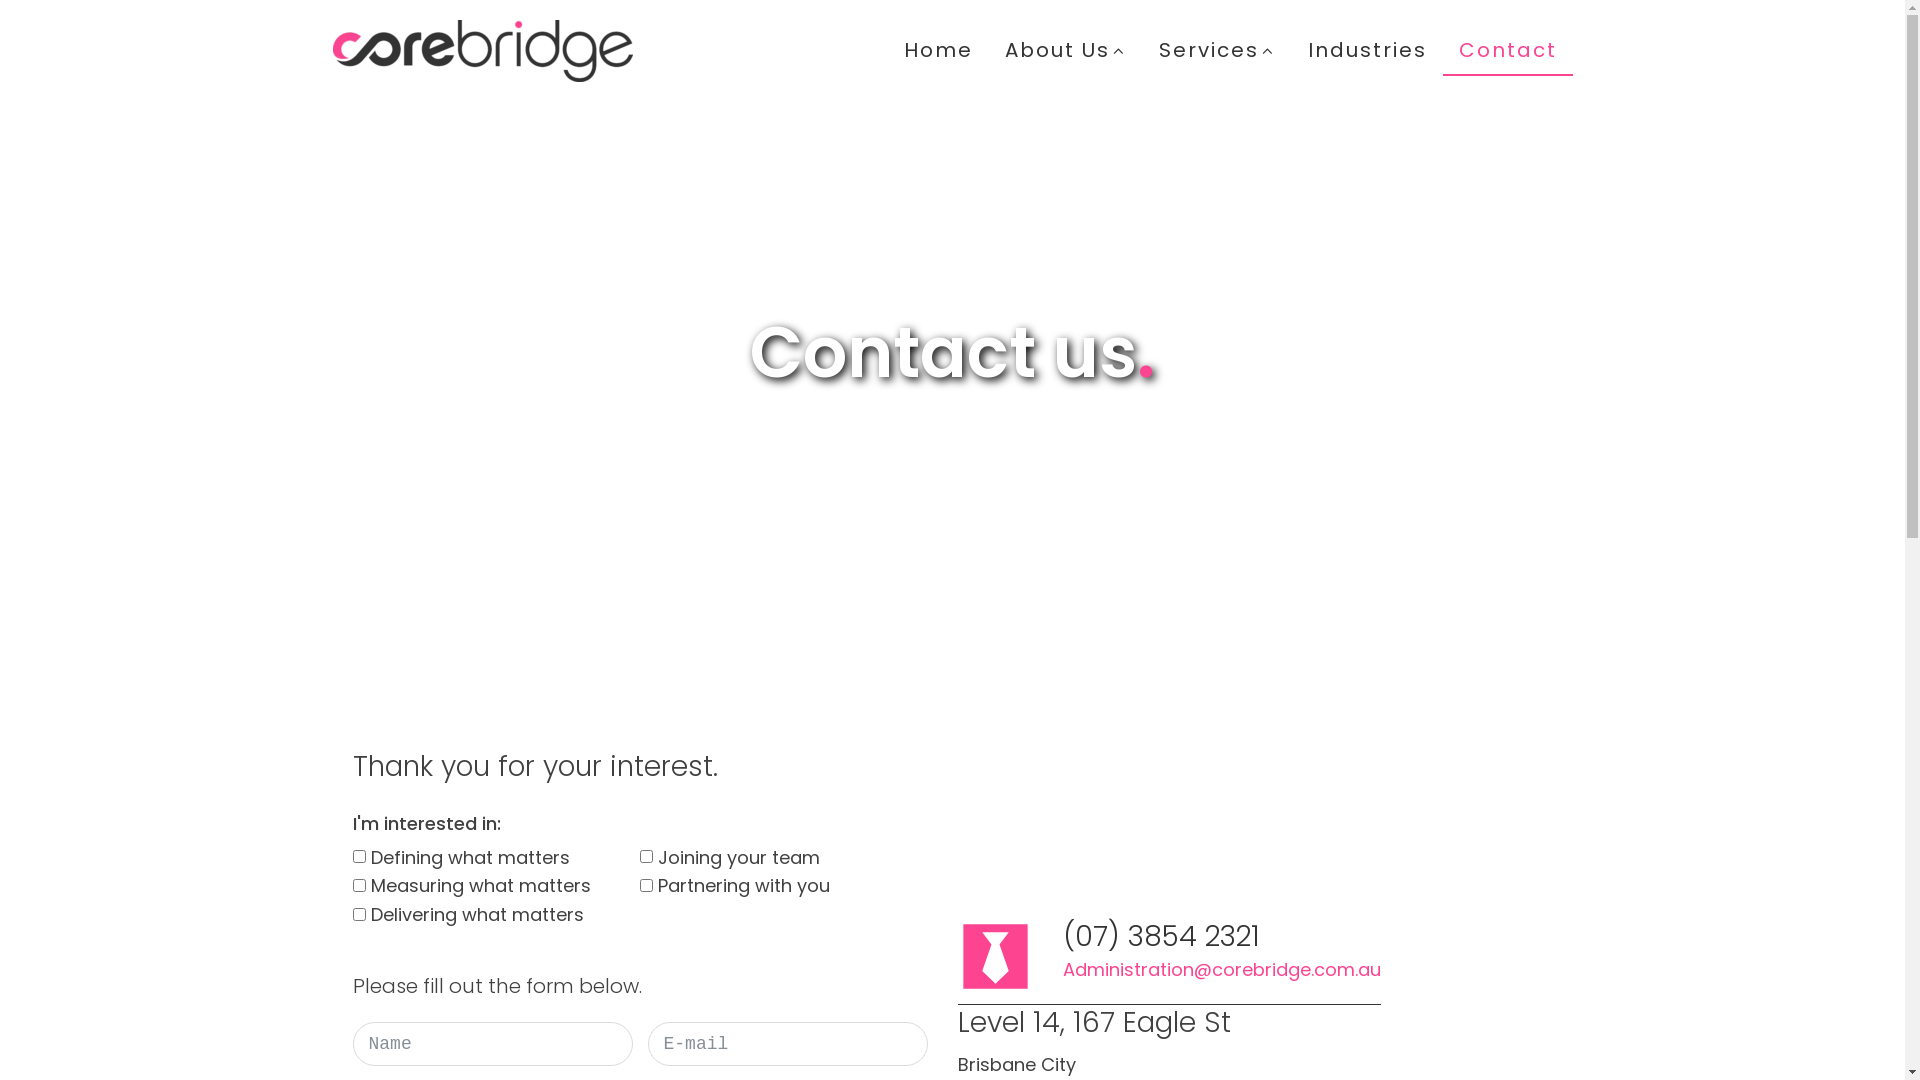 Image resolution: width=1920 pixels, height=1080 pixels. What do you see at coordinates (1060, 937) in the screenshot?
I see `'(07) 3854 2321'` at bounding box center [1060, 937].